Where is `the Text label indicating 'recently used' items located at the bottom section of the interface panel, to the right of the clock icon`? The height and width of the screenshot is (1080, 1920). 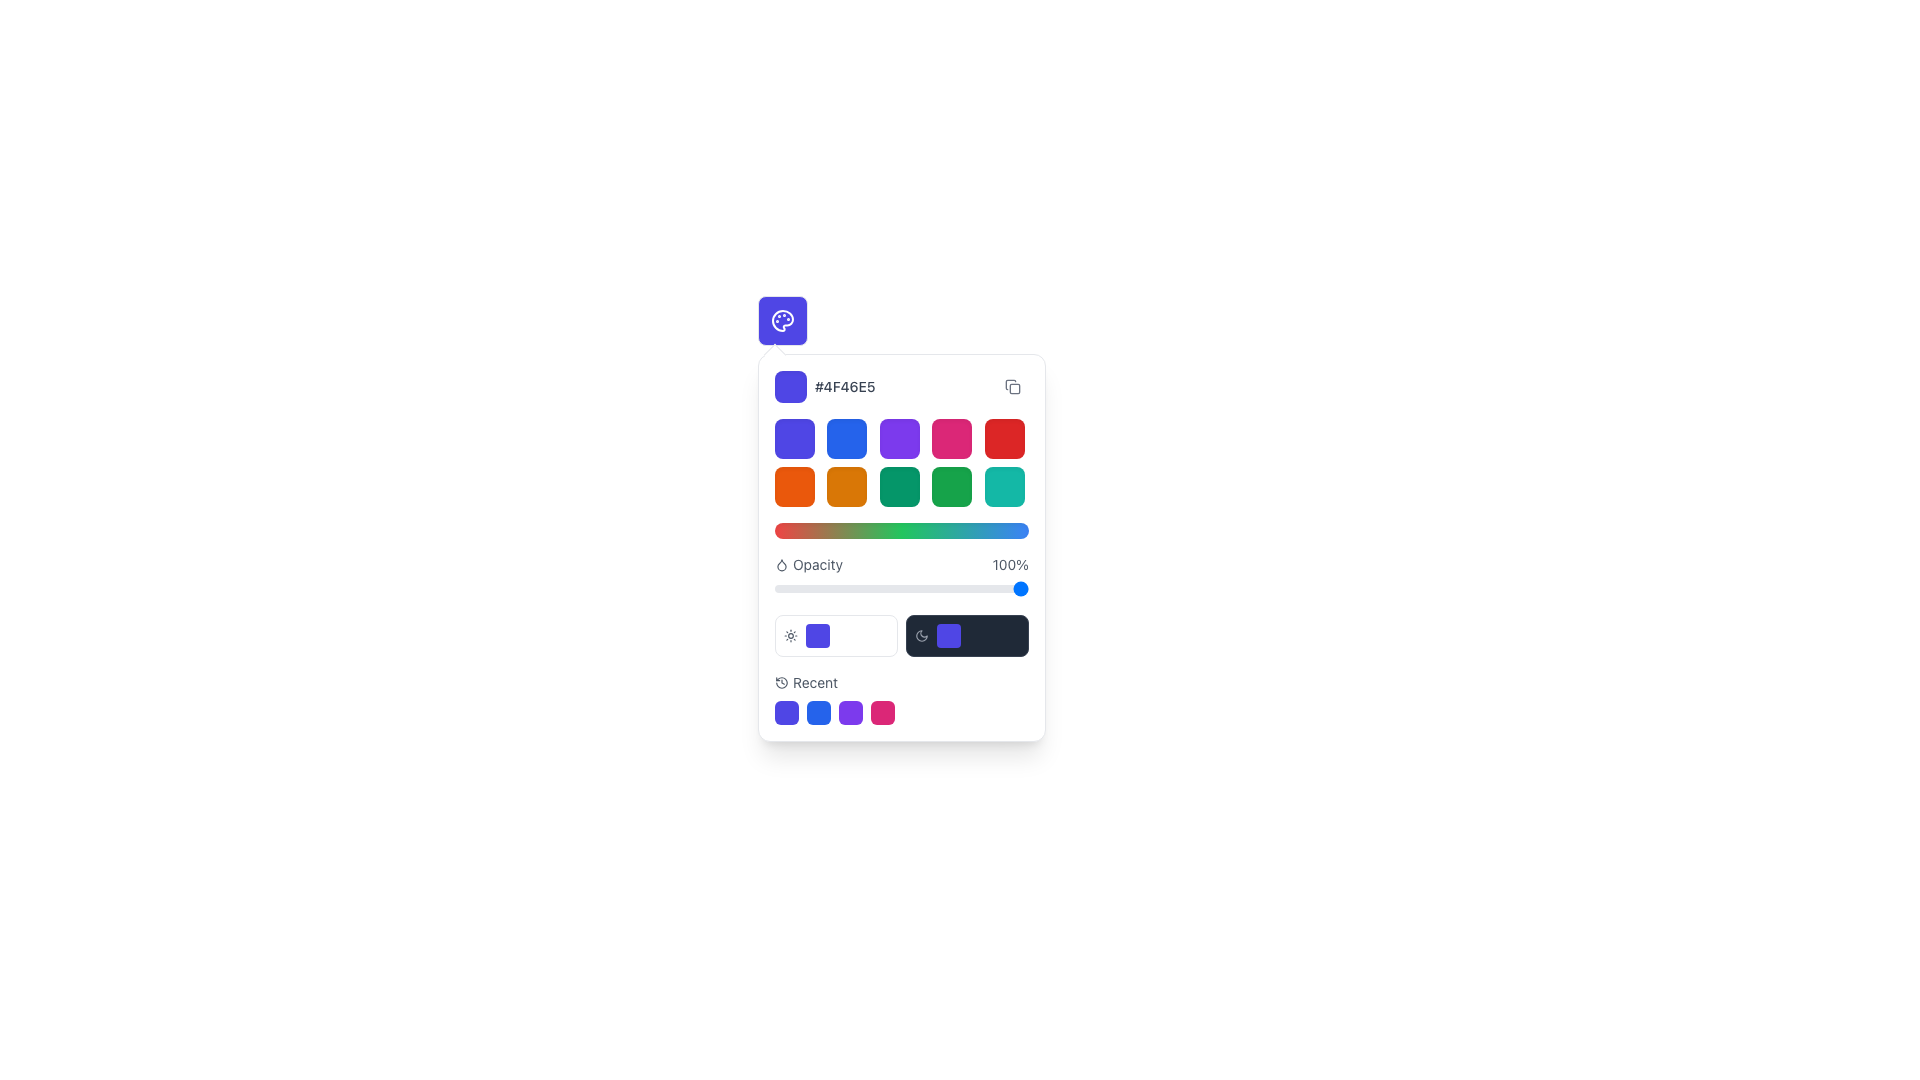
the Text label indicating 'recently used' items located at the bottom section of the interface panel, to the right of the clock icon is located at coordinates (815, 681).